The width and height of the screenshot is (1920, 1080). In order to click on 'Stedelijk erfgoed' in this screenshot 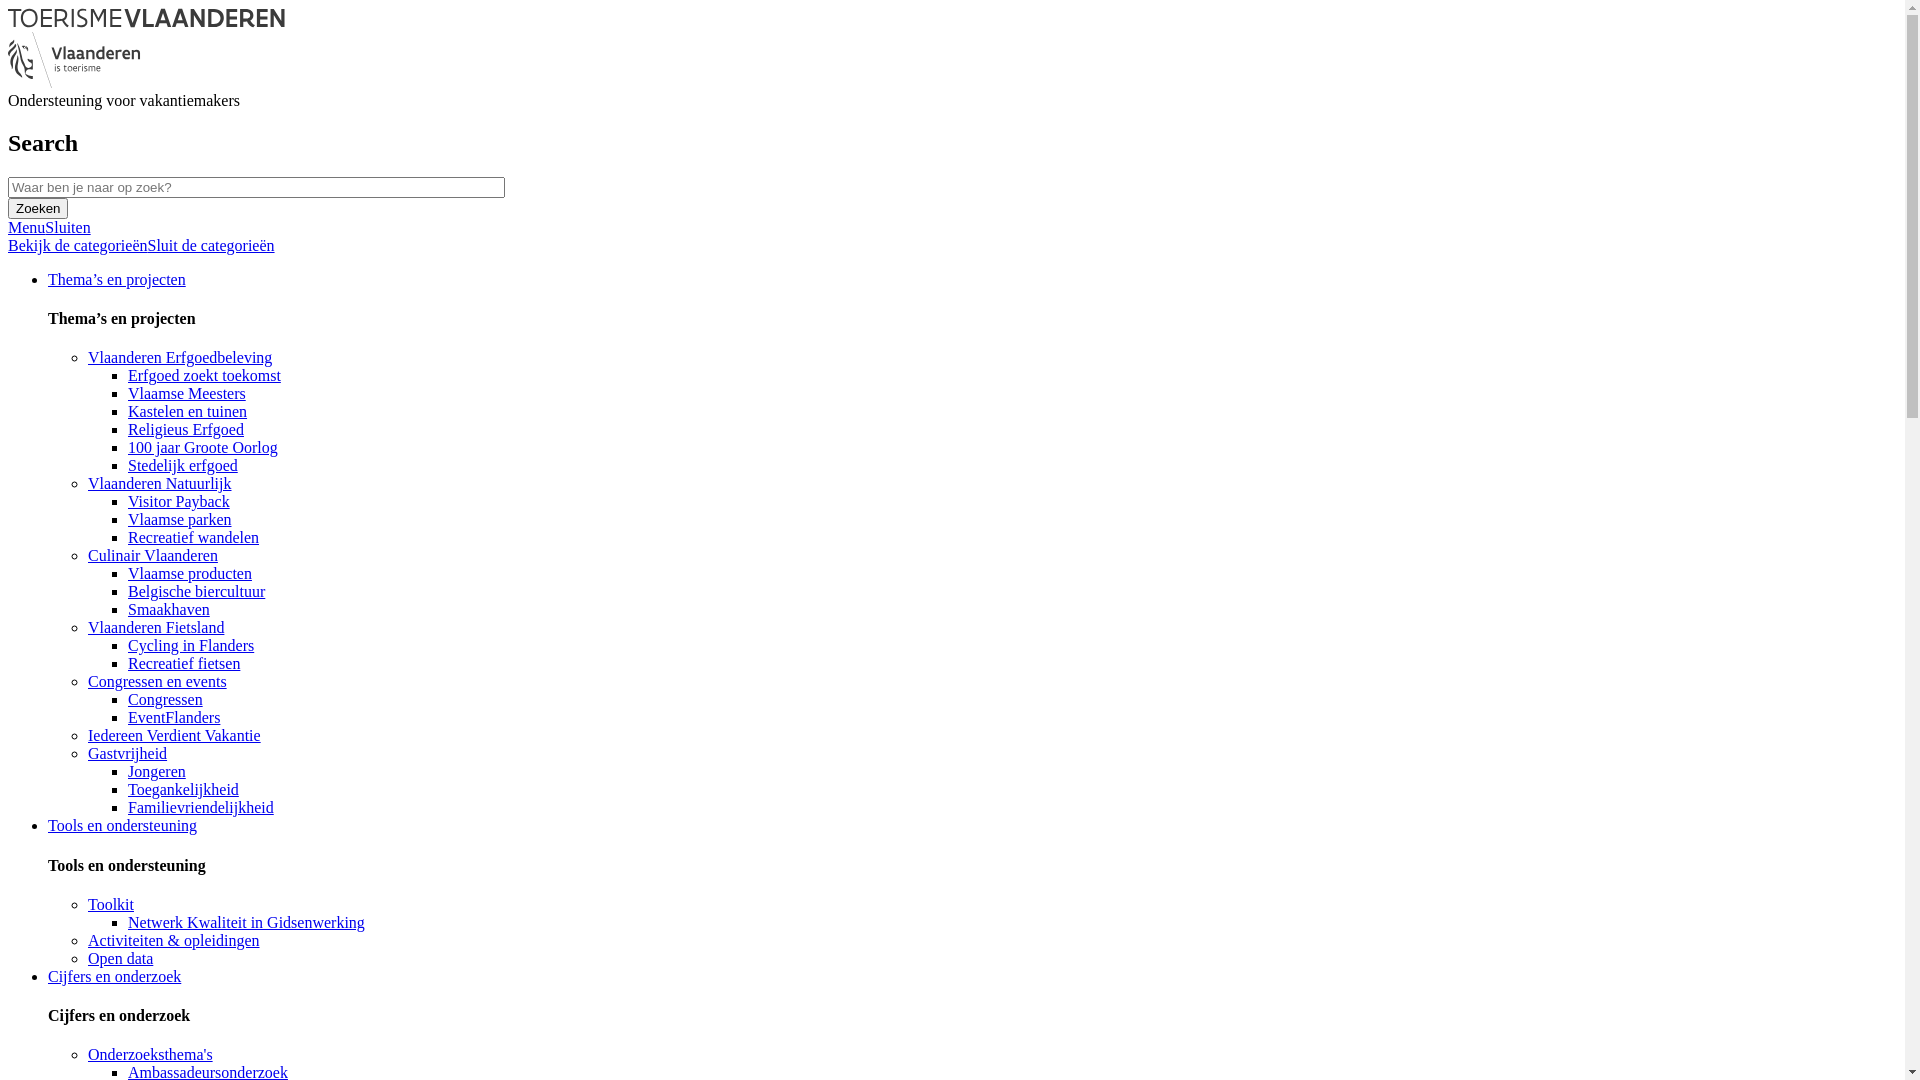, I will do `click(182, 465)`.